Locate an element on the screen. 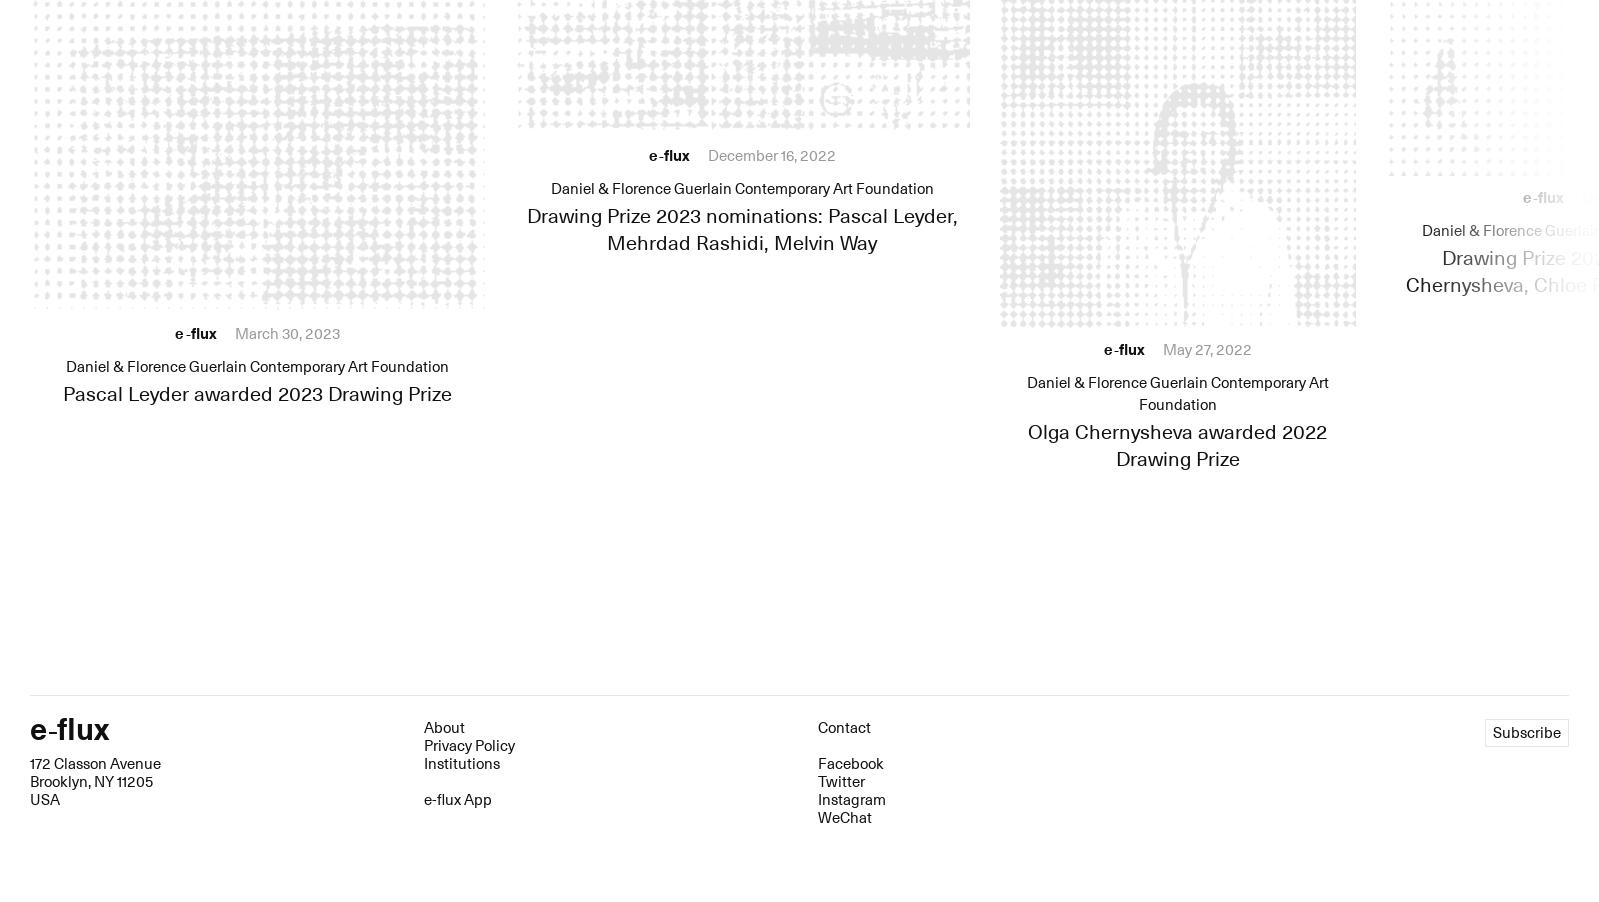 This screenshot has height=902, width=1599. 'USA' is located at coordinates (43, 798).